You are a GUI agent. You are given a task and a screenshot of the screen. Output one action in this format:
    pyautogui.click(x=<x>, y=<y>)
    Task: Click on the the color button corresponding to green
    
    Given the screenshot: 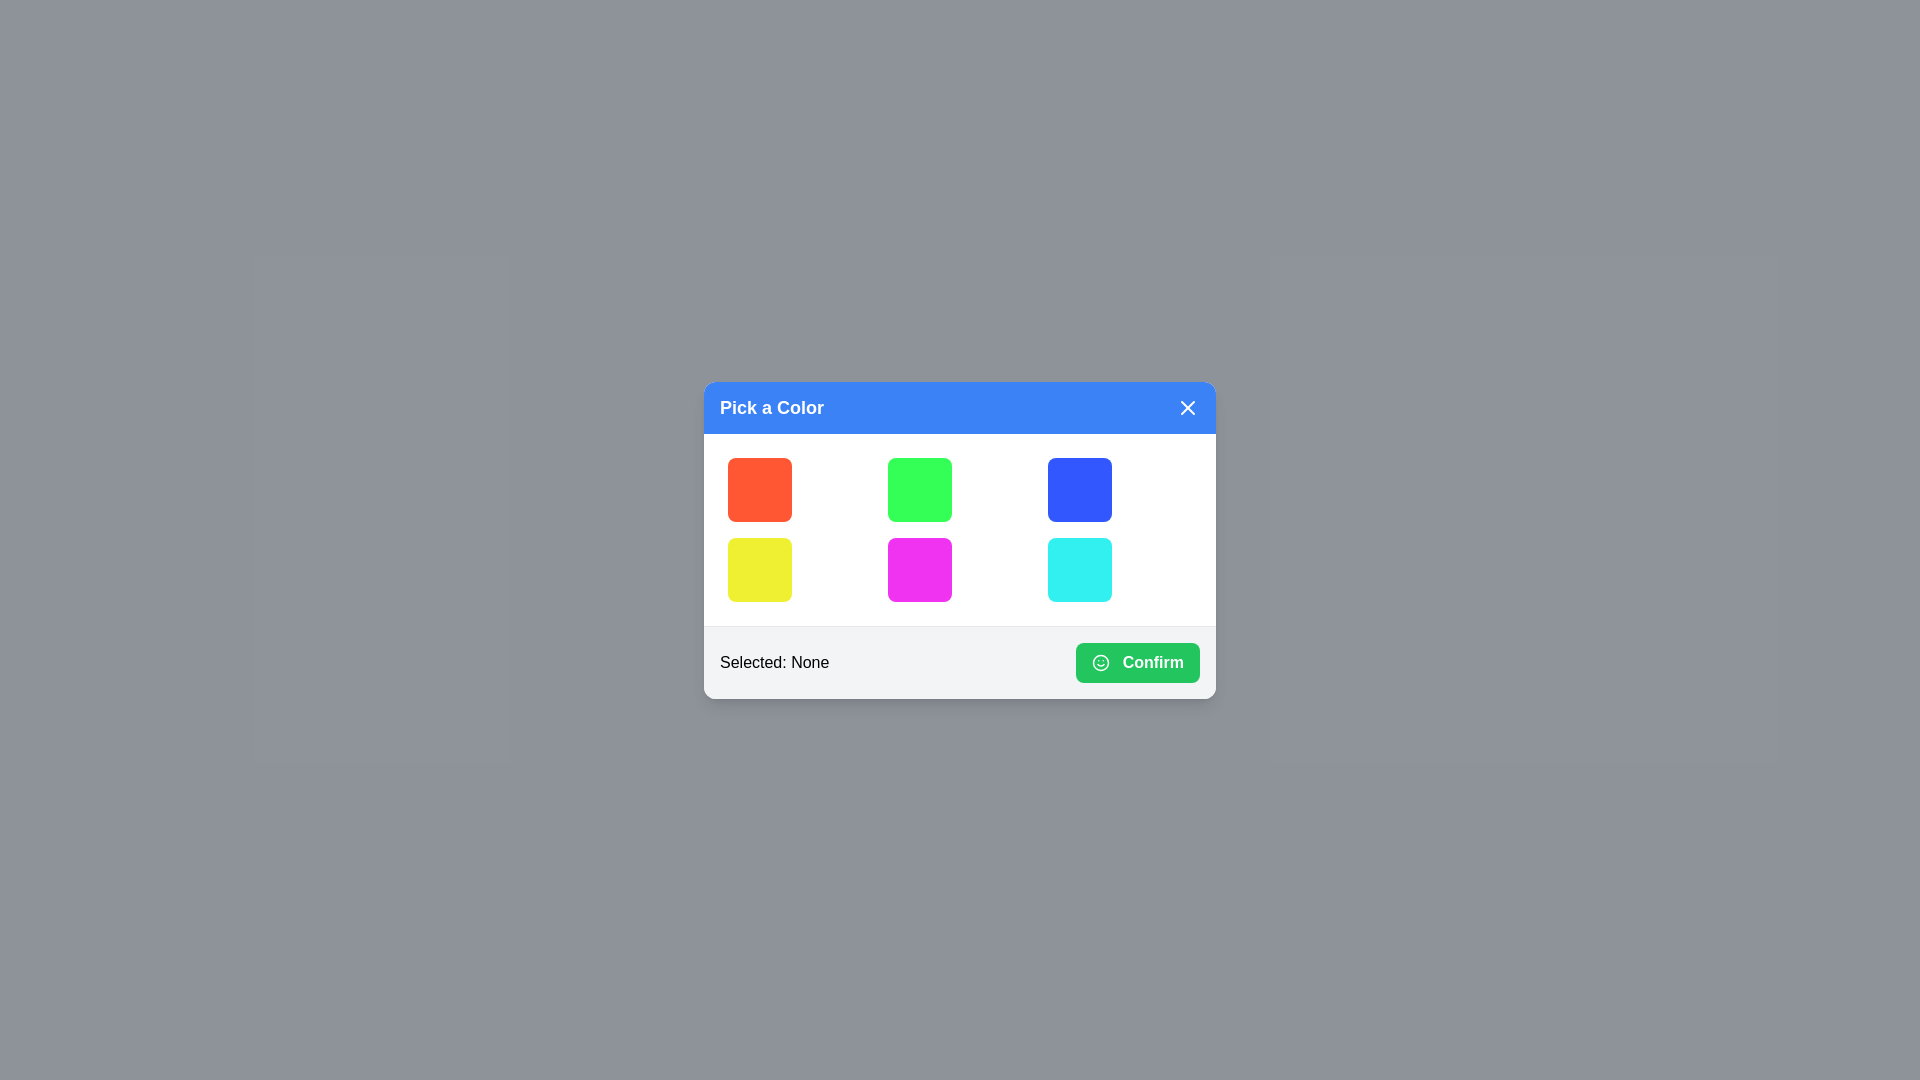 What is the action you would take?
    pyautogui.click(x=919, y=489)
    